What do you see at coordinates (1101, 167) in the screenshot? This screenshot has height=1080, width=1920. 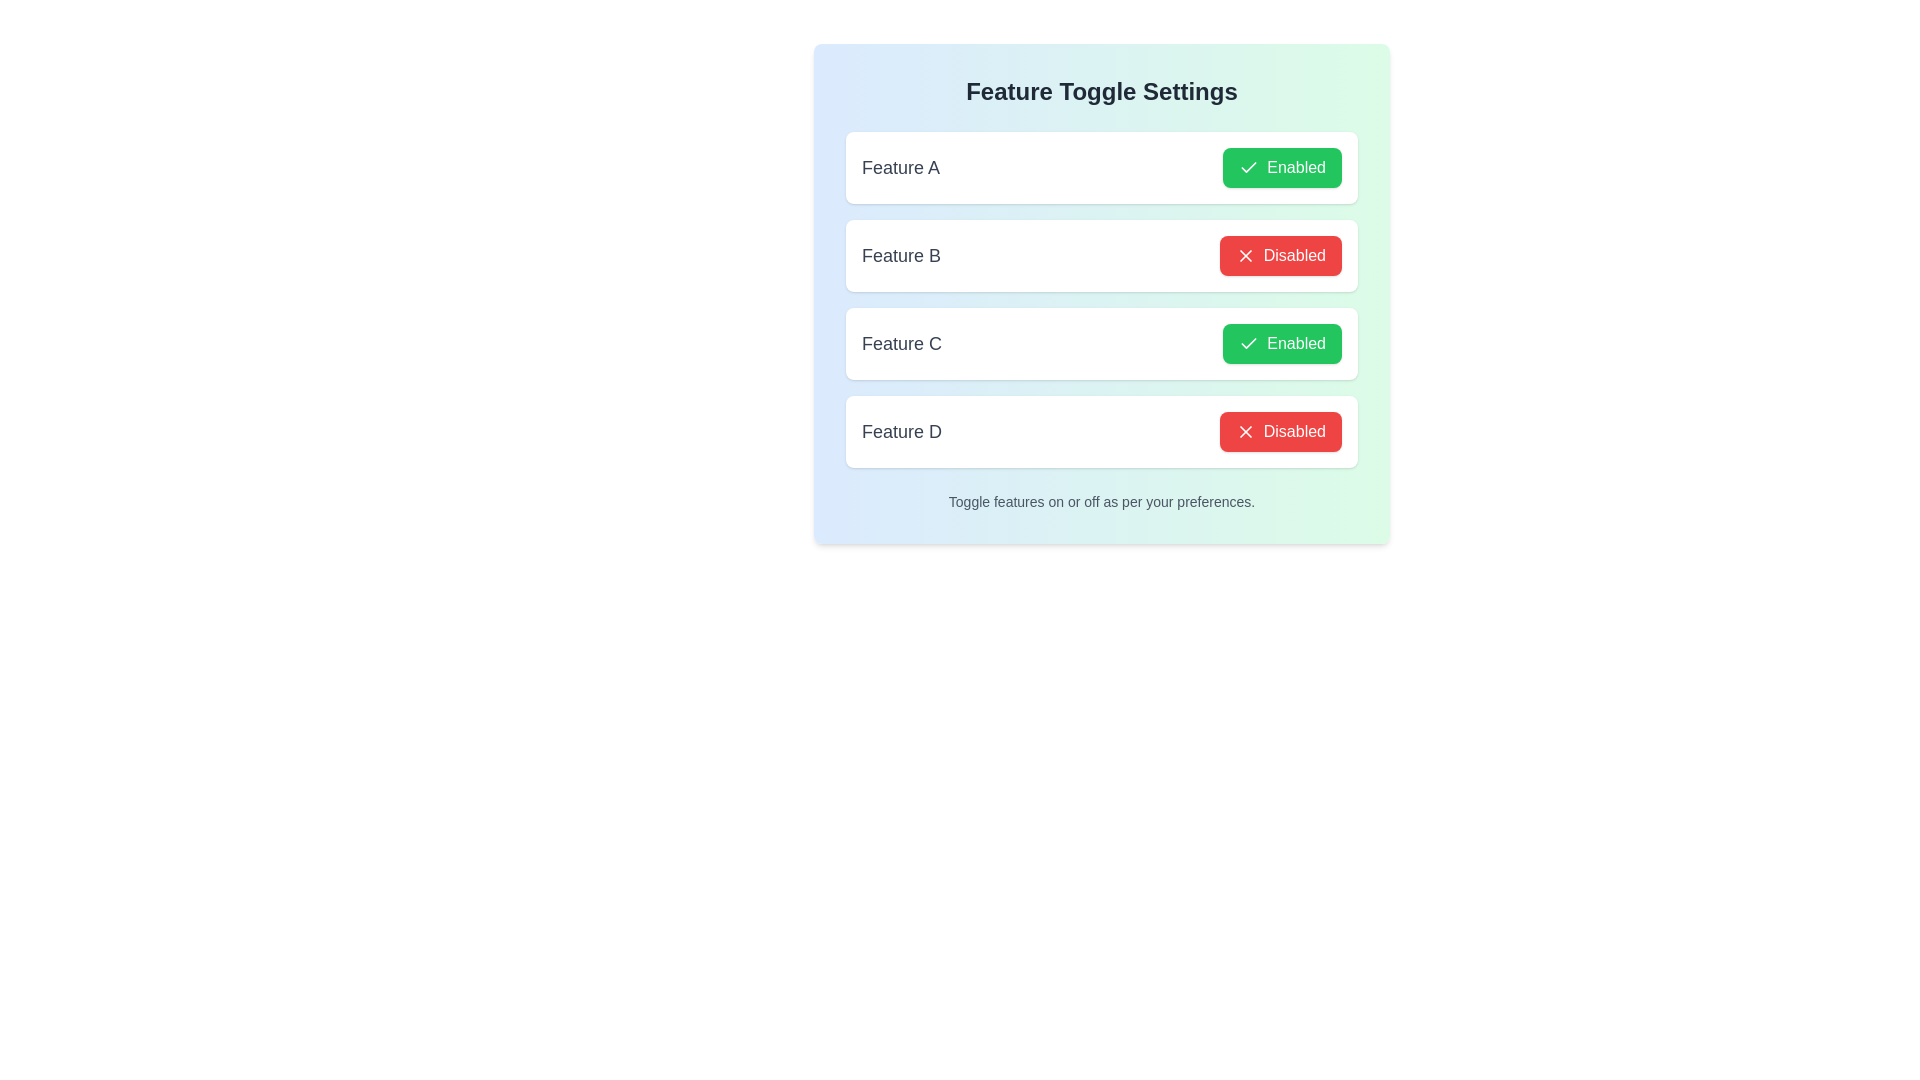 I see `the first List item with toggle control for 'Feature A' in the vertical list of feature toggles under 'Feature Toggle Settings'` at bounding box center [1101, 167].